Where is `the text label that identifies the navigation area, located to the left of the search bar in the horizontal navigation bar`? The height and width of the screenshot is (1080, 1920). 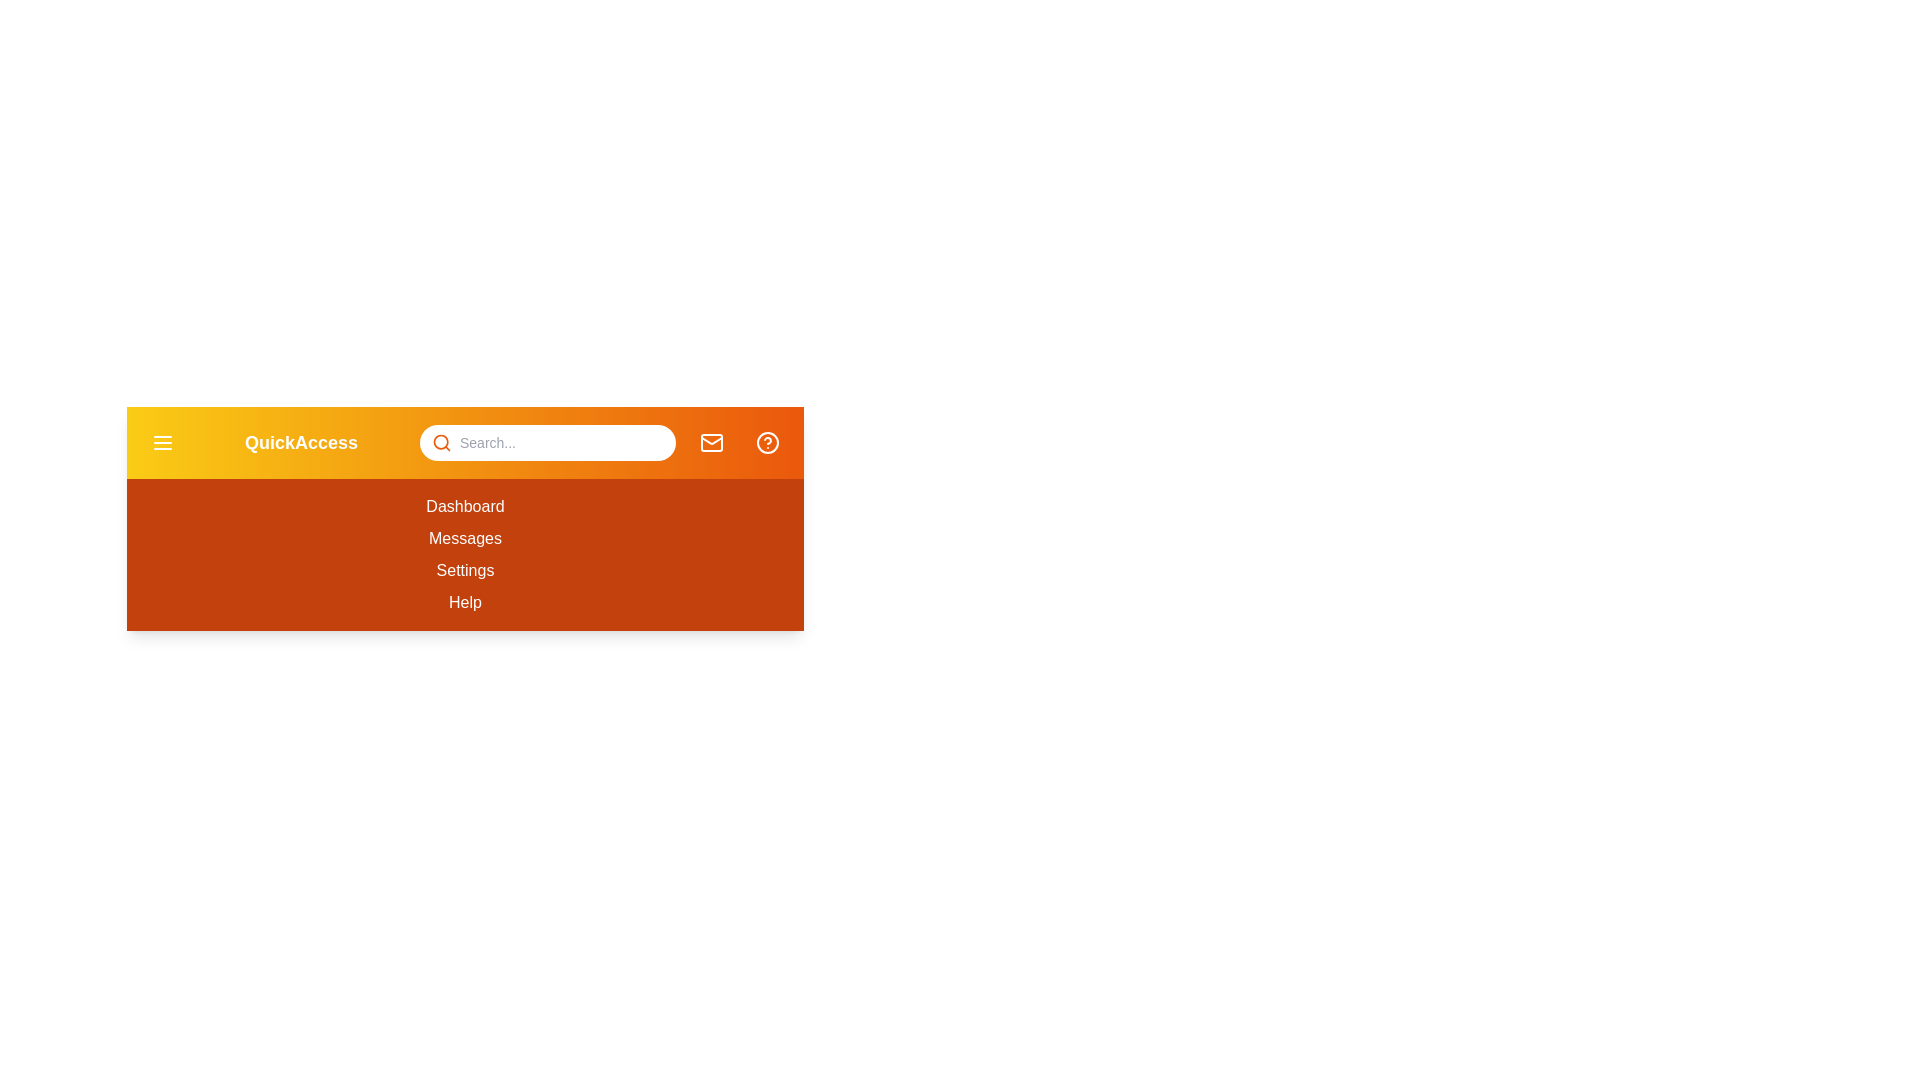 the text label that identifies the navigation area, located to the left of the search bar in the horizontal navigation bar is located at coordinates (300, 442).